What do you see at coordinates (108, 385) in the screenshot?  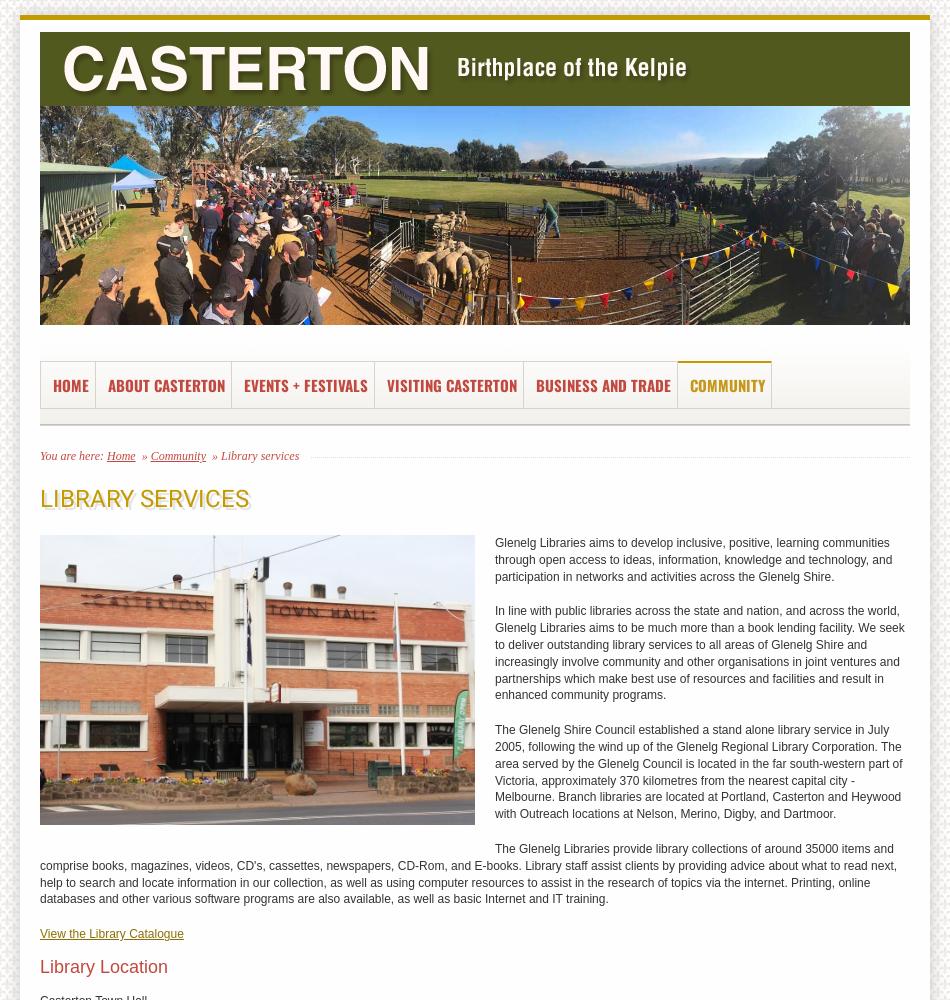 I see `'About Casterton'` at bounding box center [108, 385].